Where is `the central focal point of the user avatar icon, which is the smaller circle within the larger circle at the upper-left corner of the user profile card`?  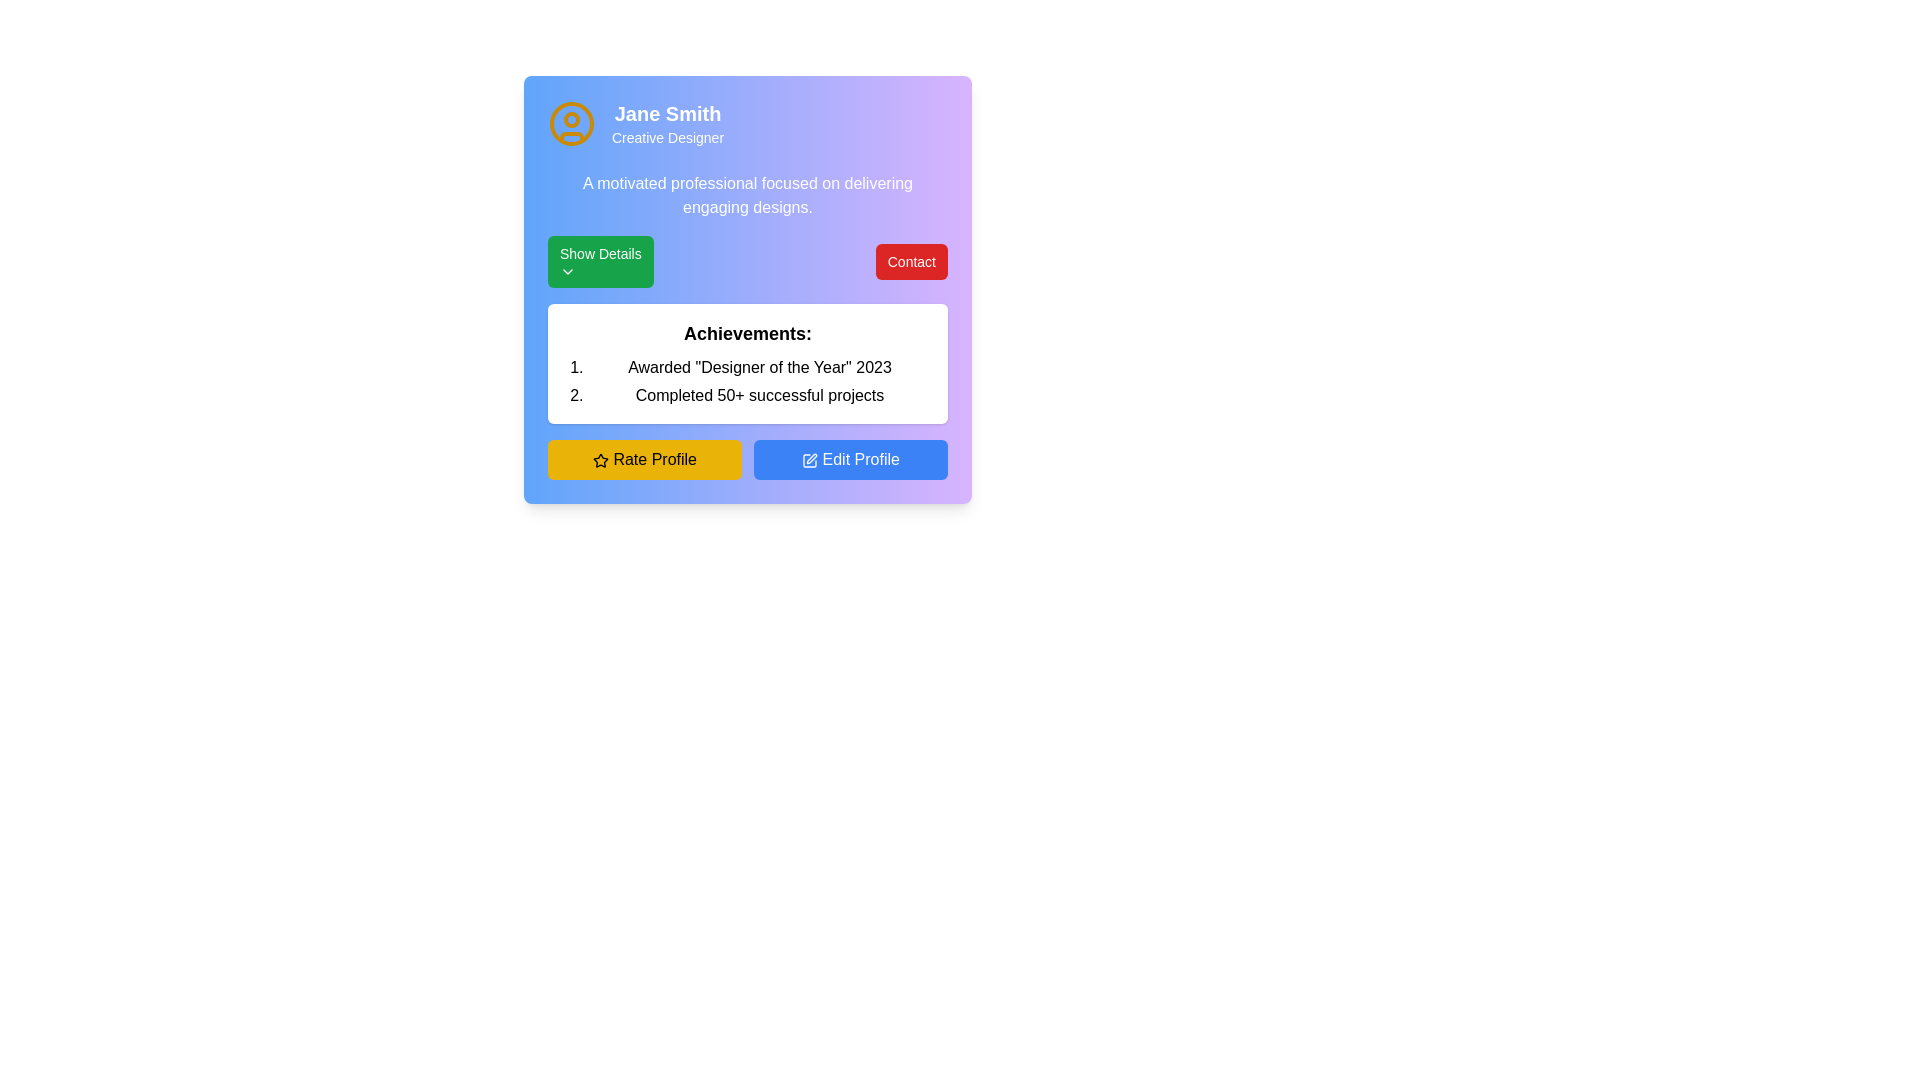 the central focal point of the user avatar icon, which is the smaller circle within the larger circle at the upper-left corner of the user profile card is located at coordinates (570, 119).